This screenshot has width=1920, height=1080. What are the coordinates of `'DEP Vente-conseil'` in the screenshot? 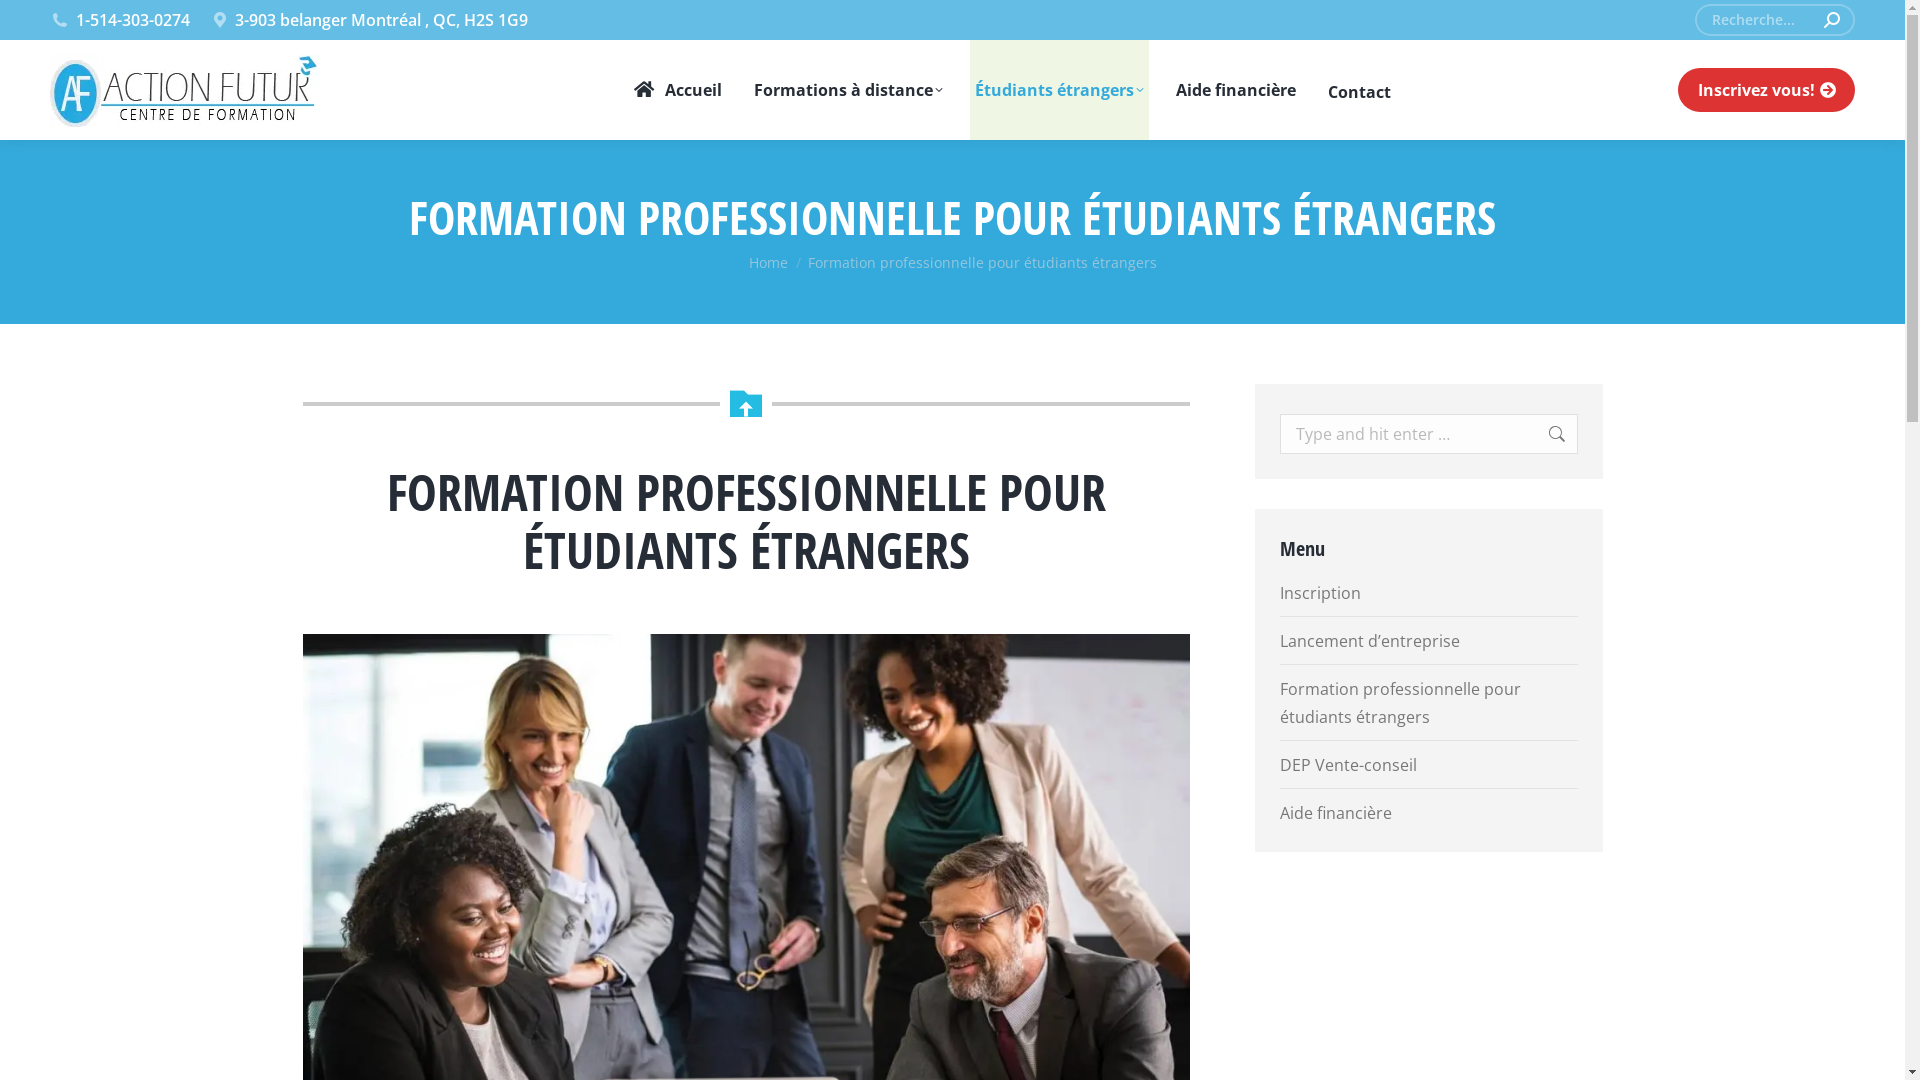 It's located at (1348, 764).